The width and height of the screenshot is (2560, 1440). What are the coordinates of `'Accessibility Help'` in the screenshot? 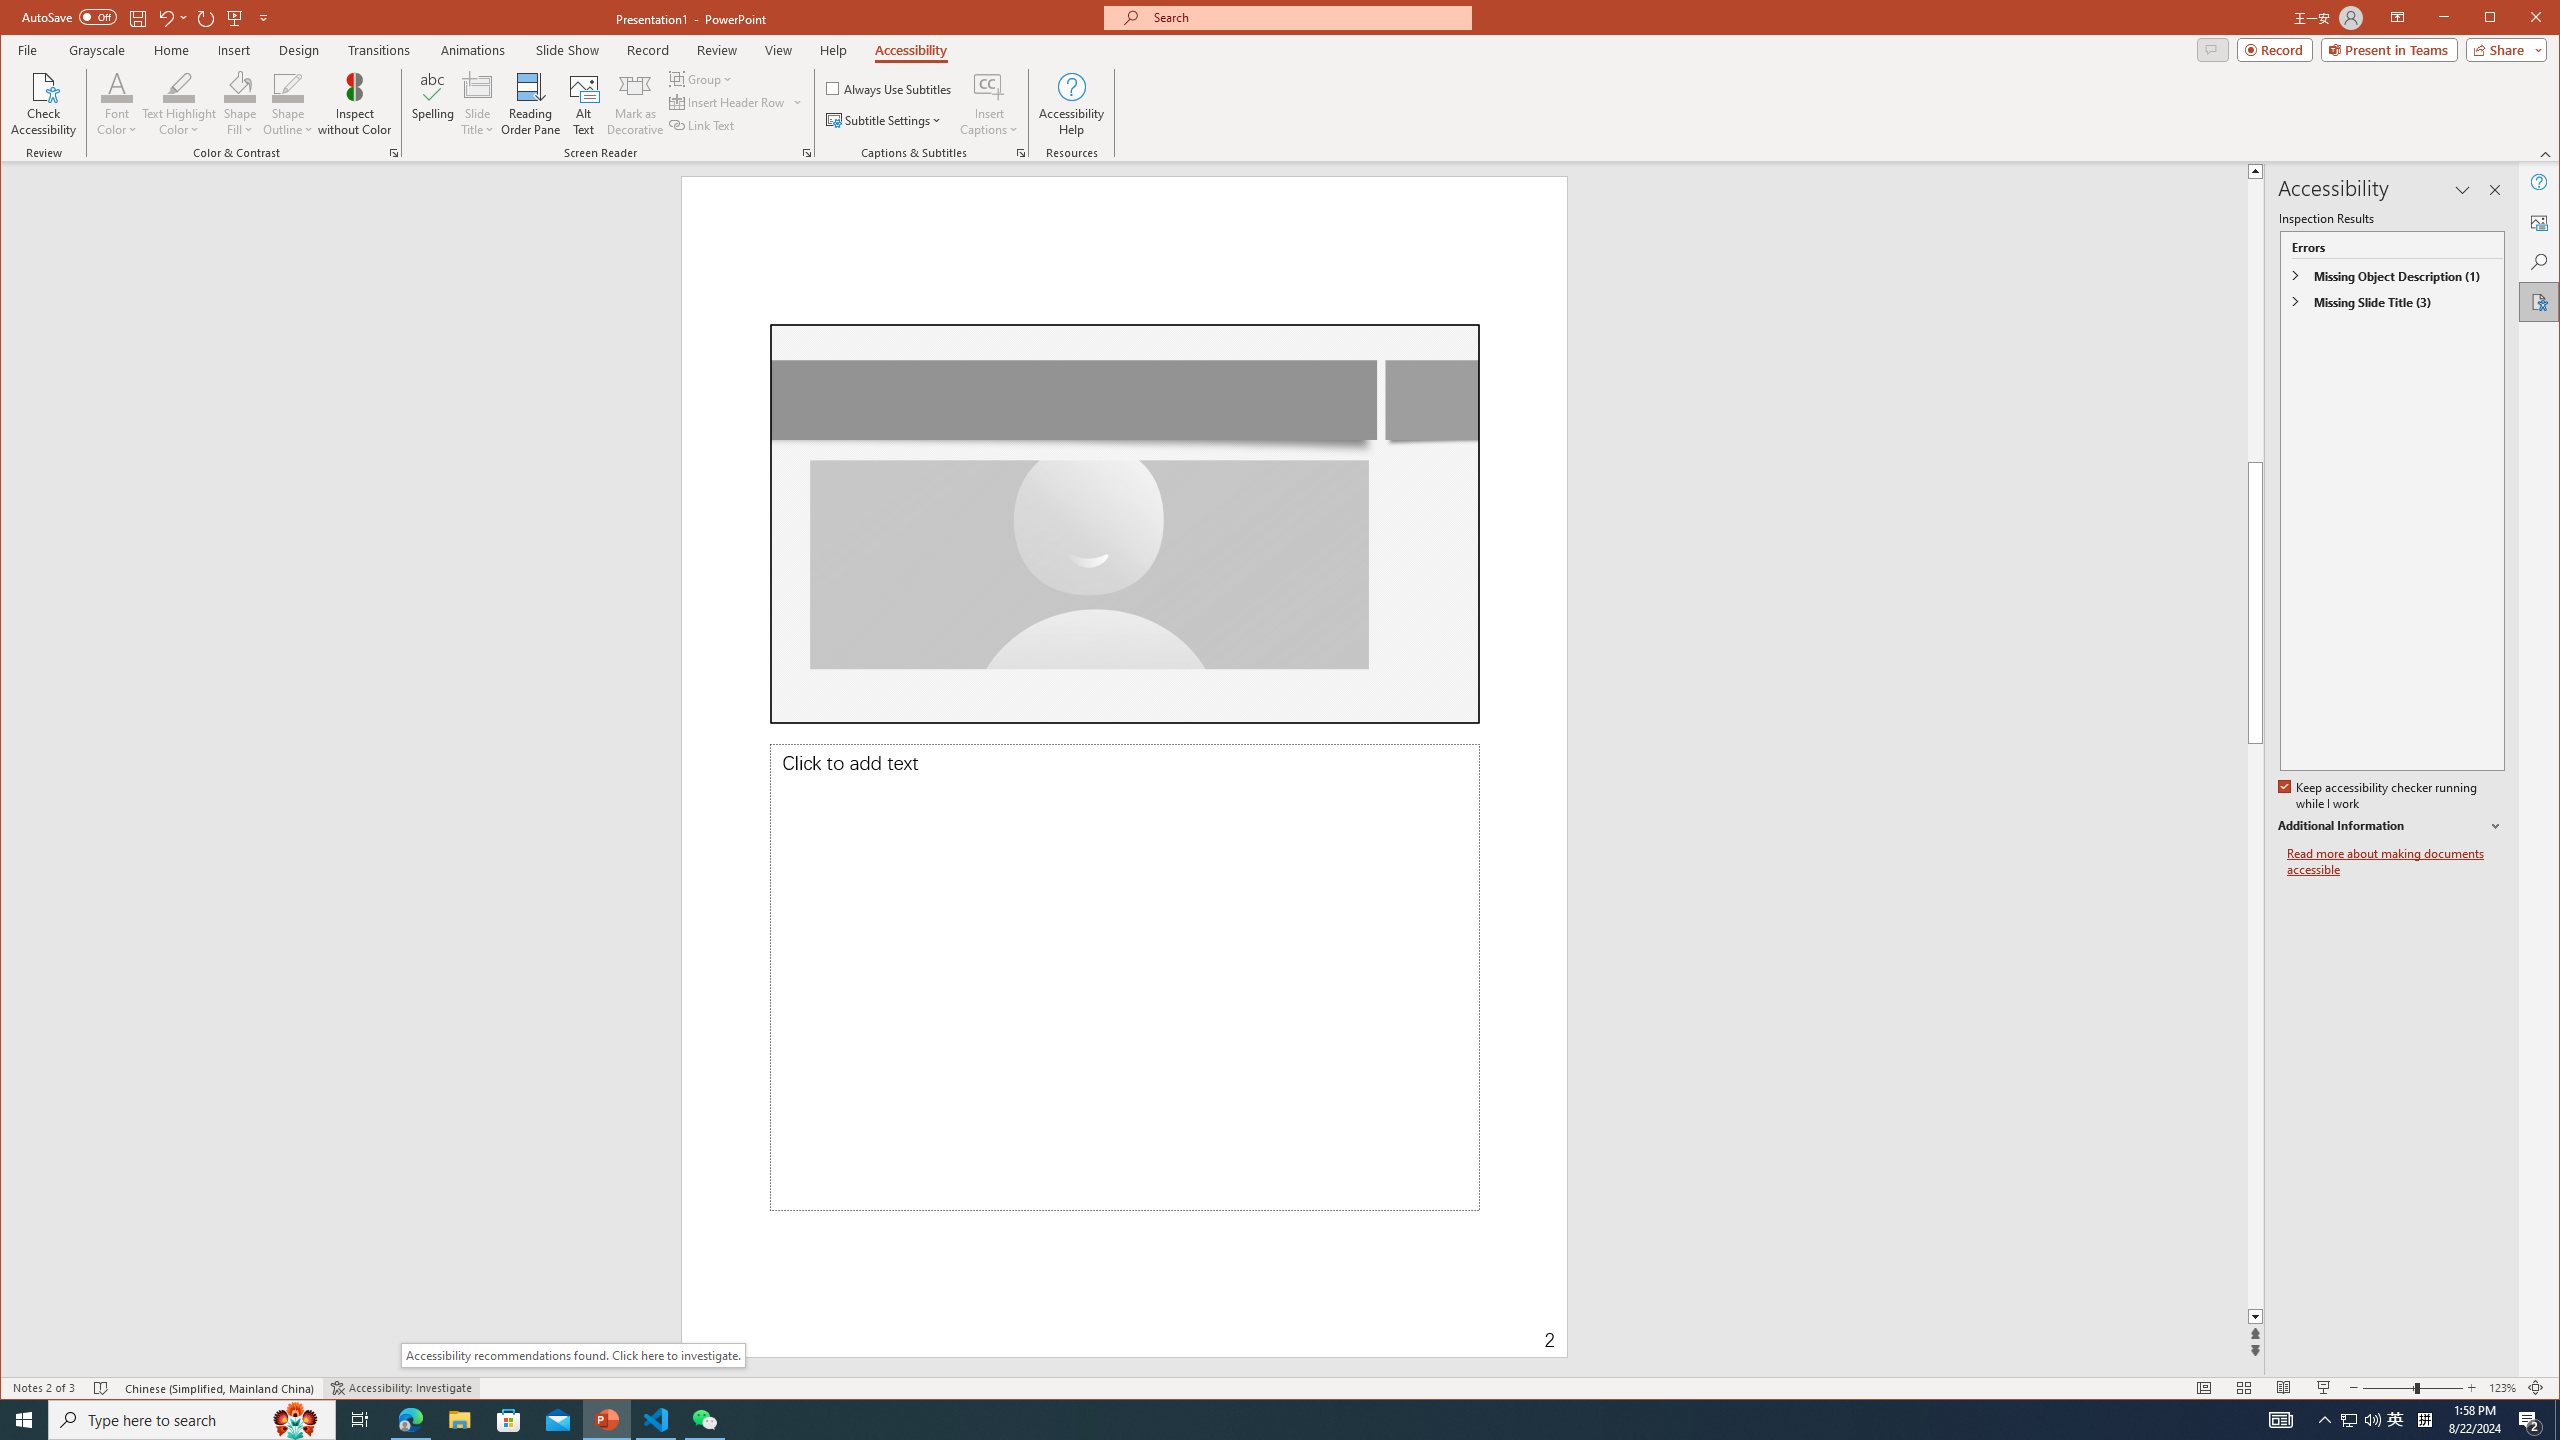 It's located at (1071, 103).